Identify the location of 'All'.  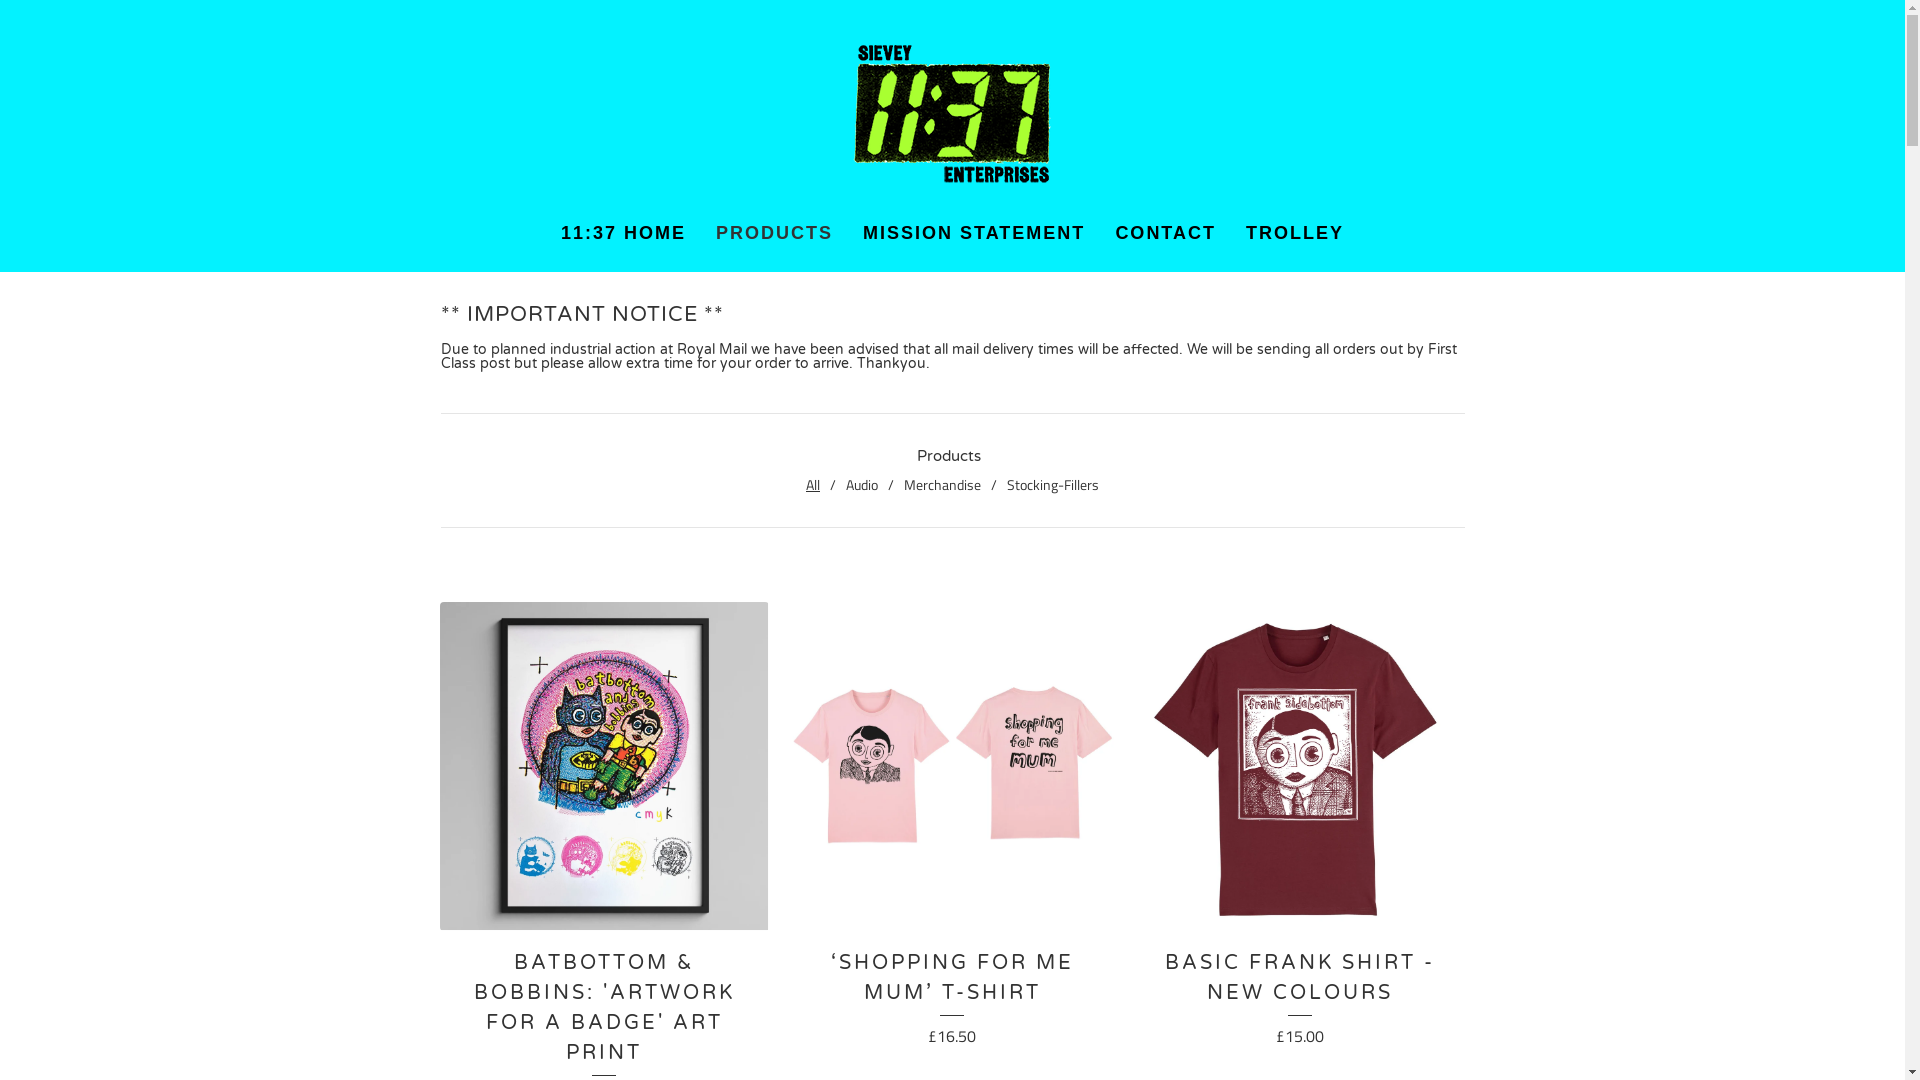
(812, 484).